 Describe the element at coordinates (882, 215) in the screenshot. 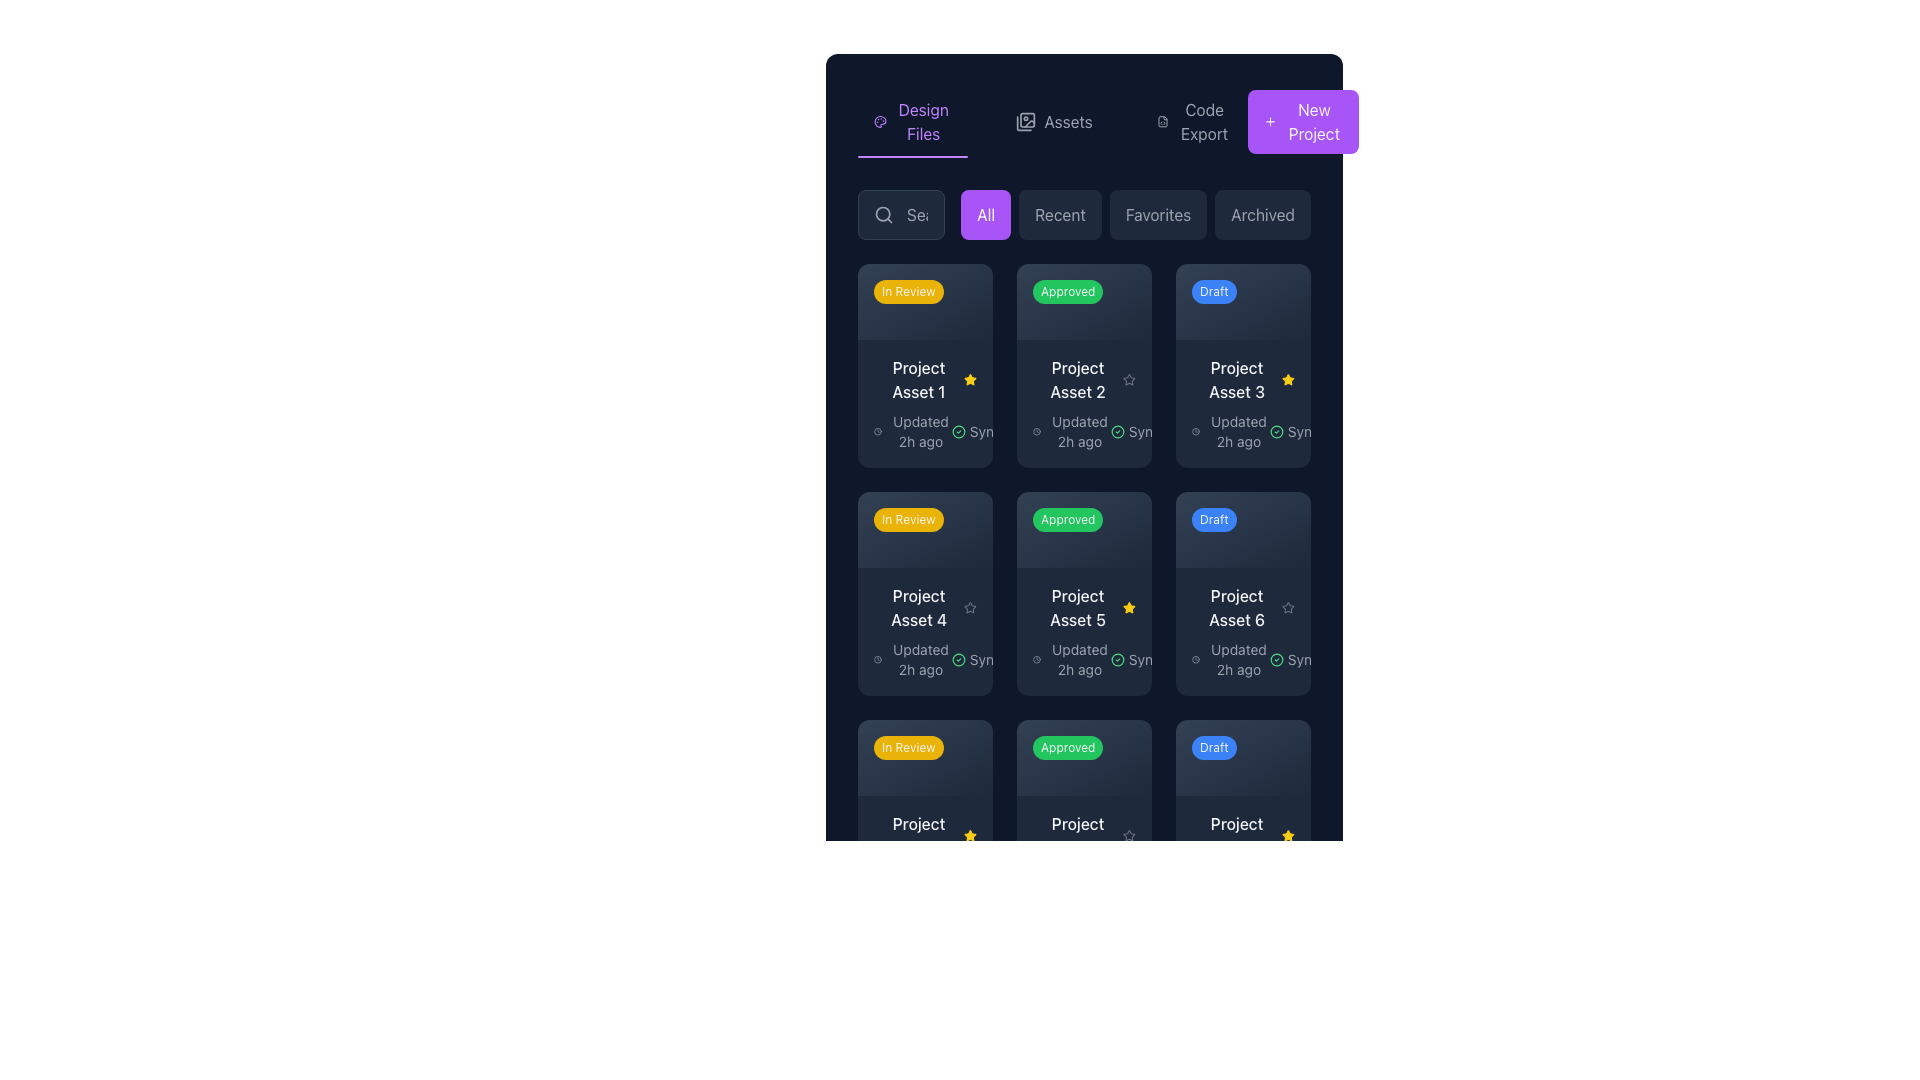

I see `the search icon located in the search input area, positioned on the top left of the interface, directly left of the text input field with the placeholder 'Search assets...'` at that location.